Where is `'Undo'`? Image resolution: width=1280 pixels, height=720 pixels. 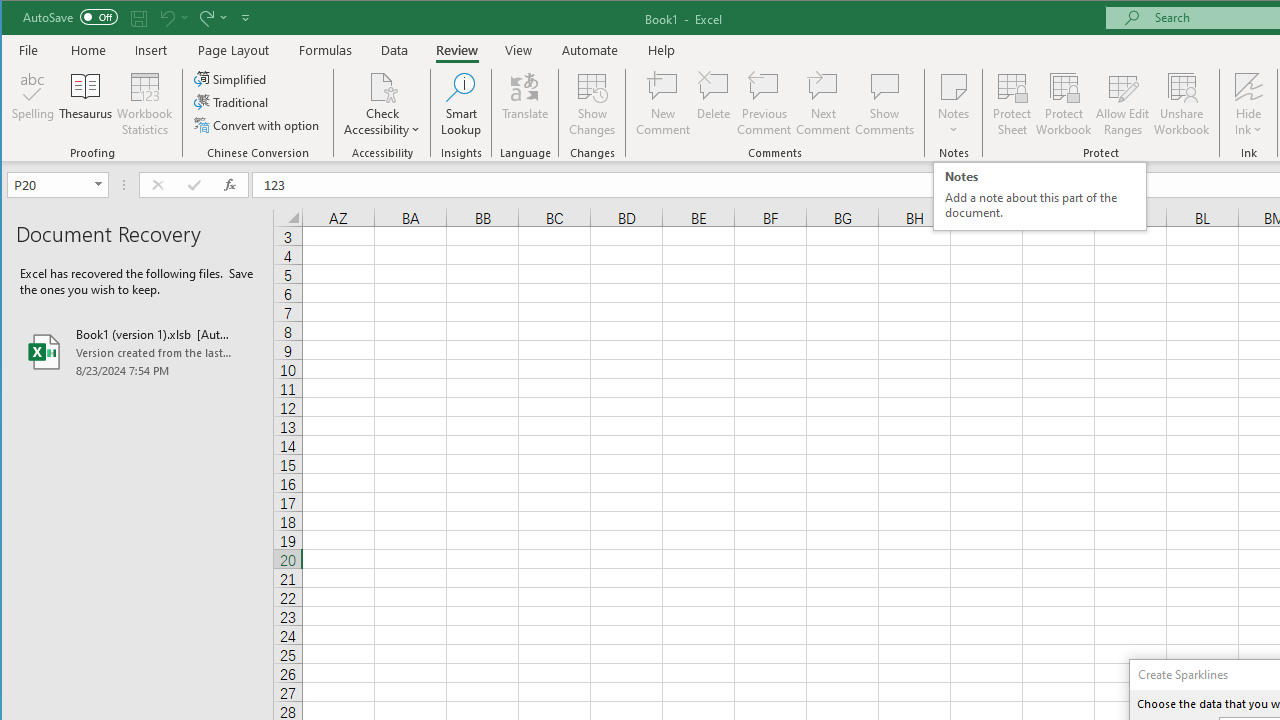 'Undo' is located at coordinates (166, 17).